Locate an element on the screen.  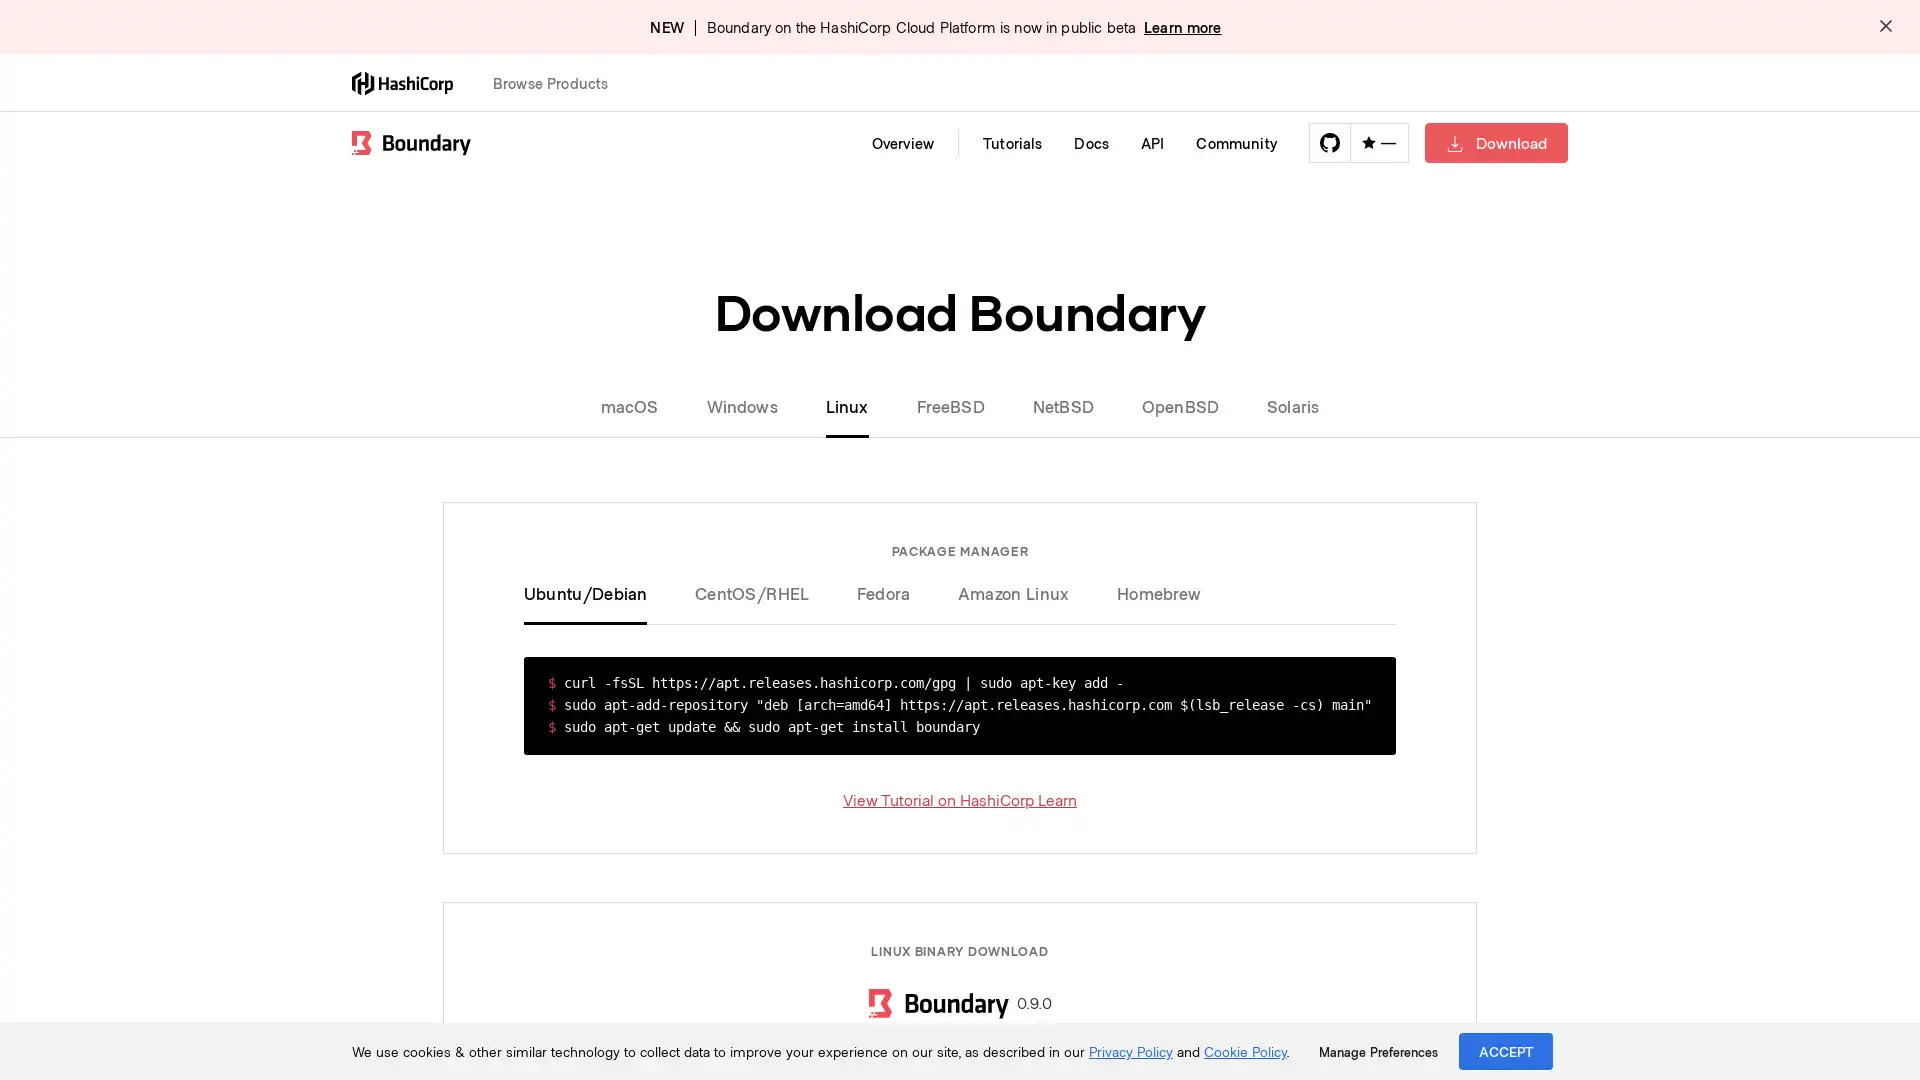
Homebrew is located at coordinates (1147, 592).